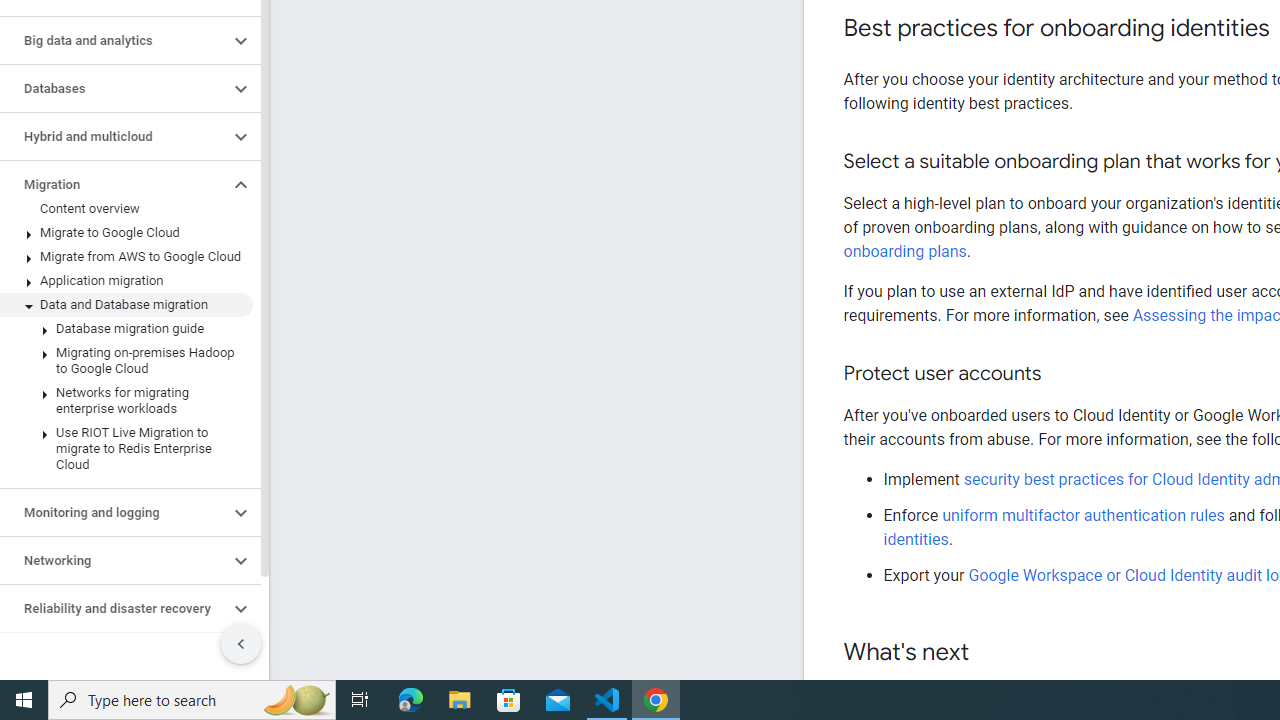 The image size is (1280, 720). Describe the element at coordinates (113, 87) in the screenshot. I see `'Databases'` at that location.